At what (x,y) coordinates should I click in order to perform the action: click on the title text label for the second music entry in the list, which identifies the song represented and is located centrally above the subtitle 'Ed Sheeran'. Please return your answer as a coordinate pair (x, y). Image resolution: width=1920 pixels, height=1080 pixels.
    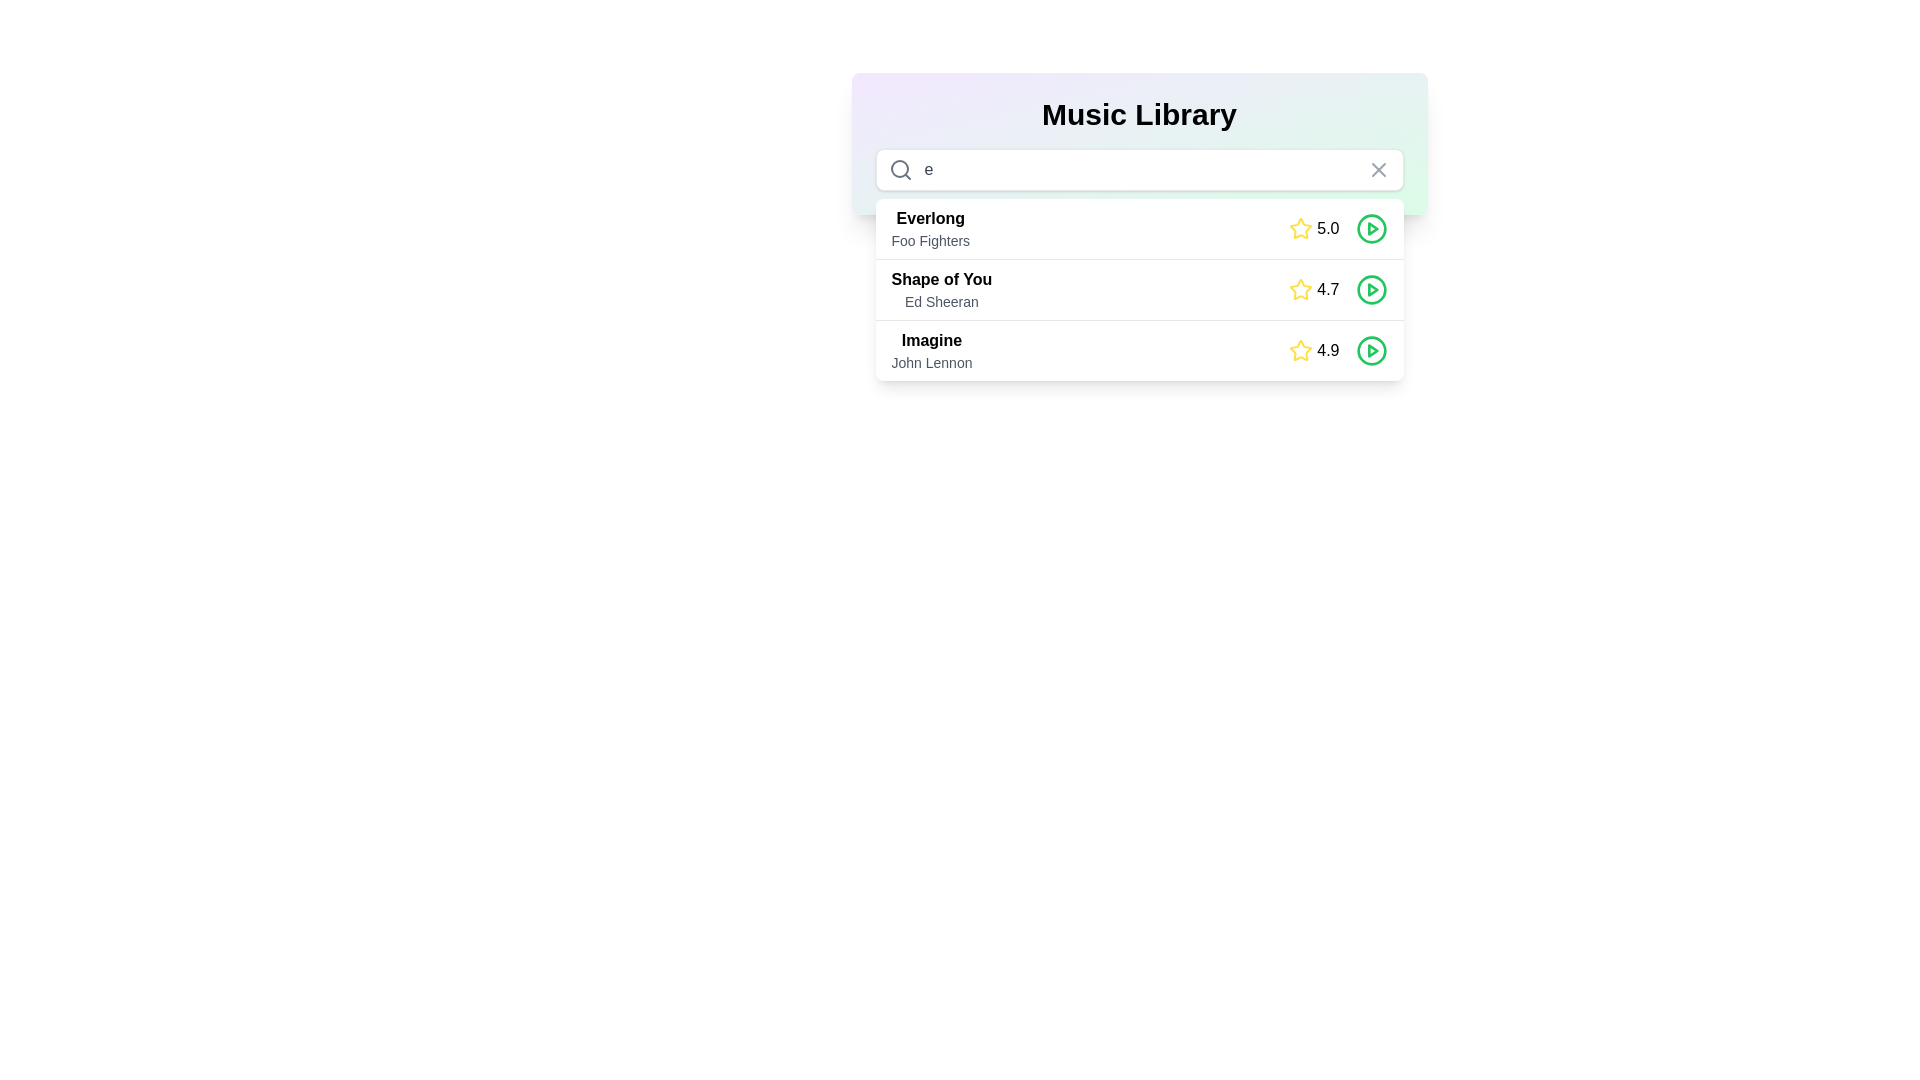
    Looking at the image, I should click on (940, 280).